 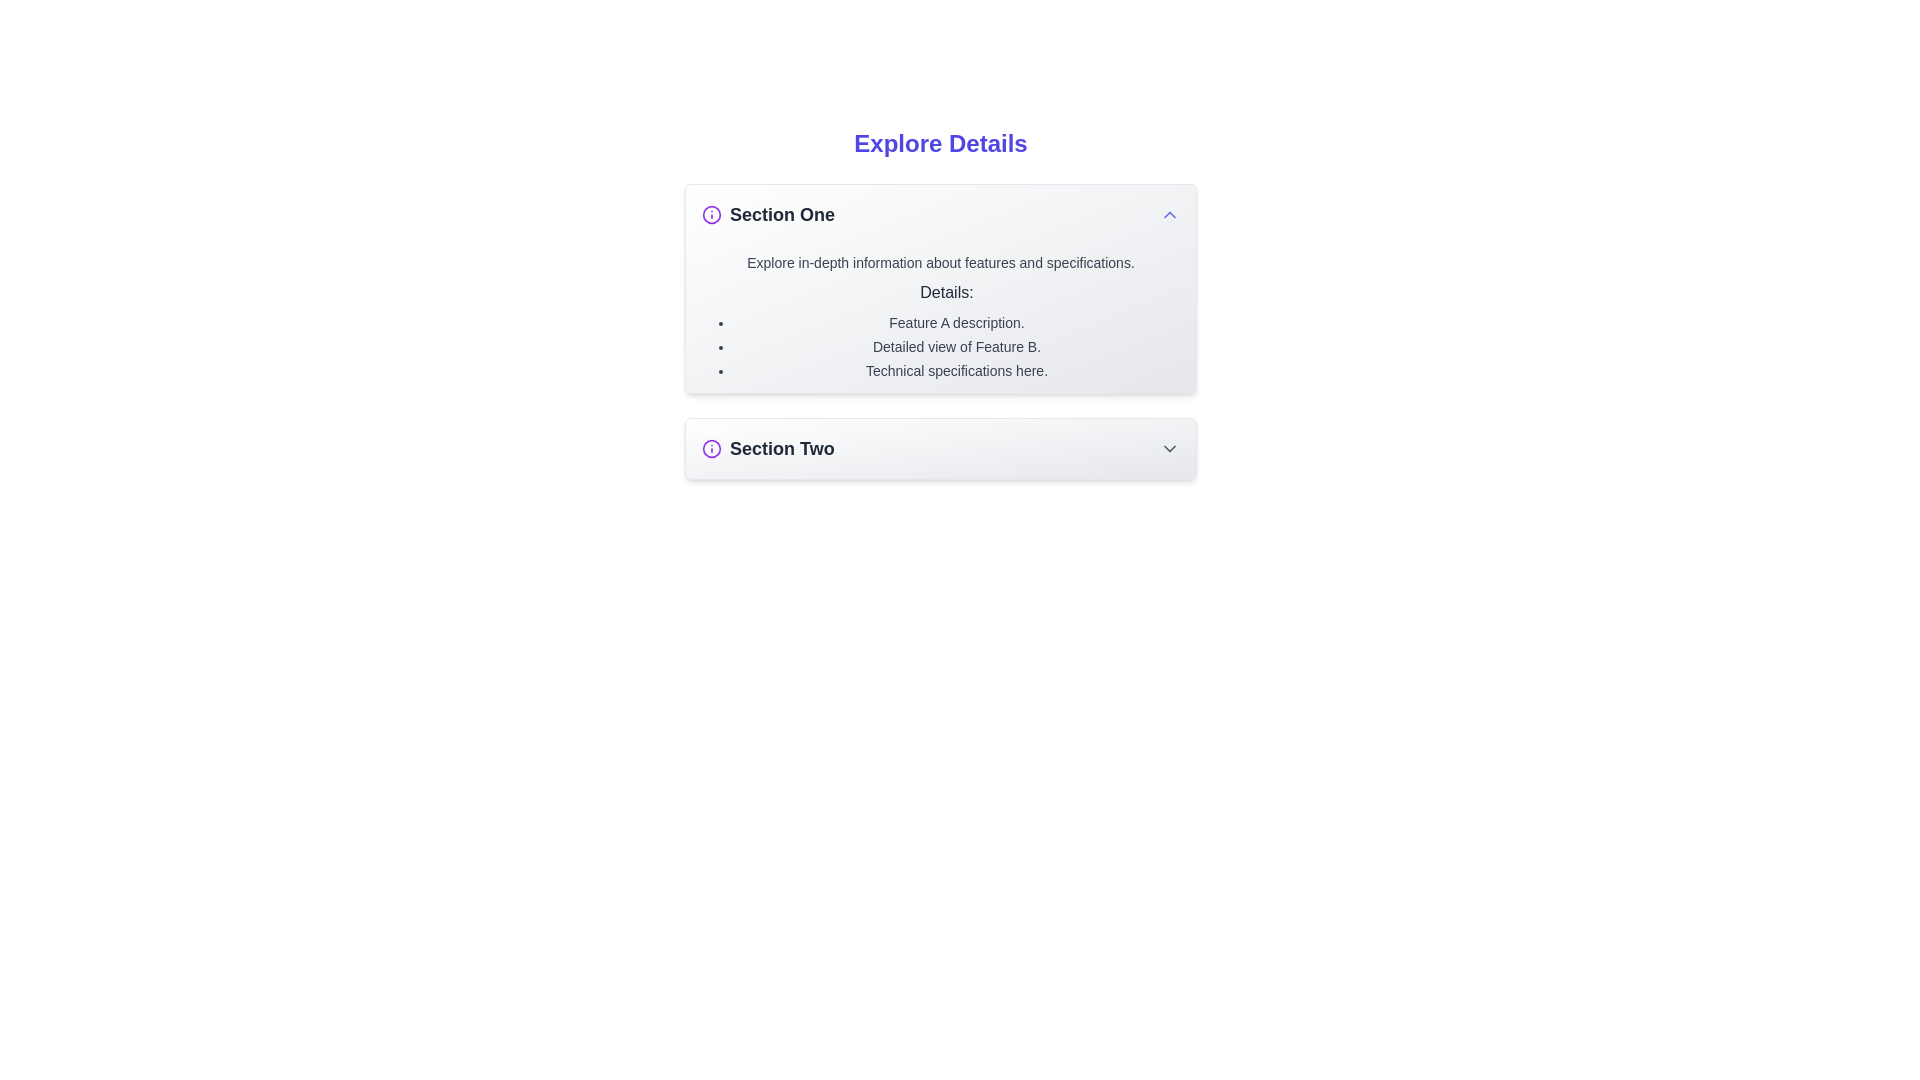 What do you see at coordinates (939, 447) in the screenshot?
I see `the 'Section Two' collapsible section header for keyboard navigation` at bounding box center [939, 447].